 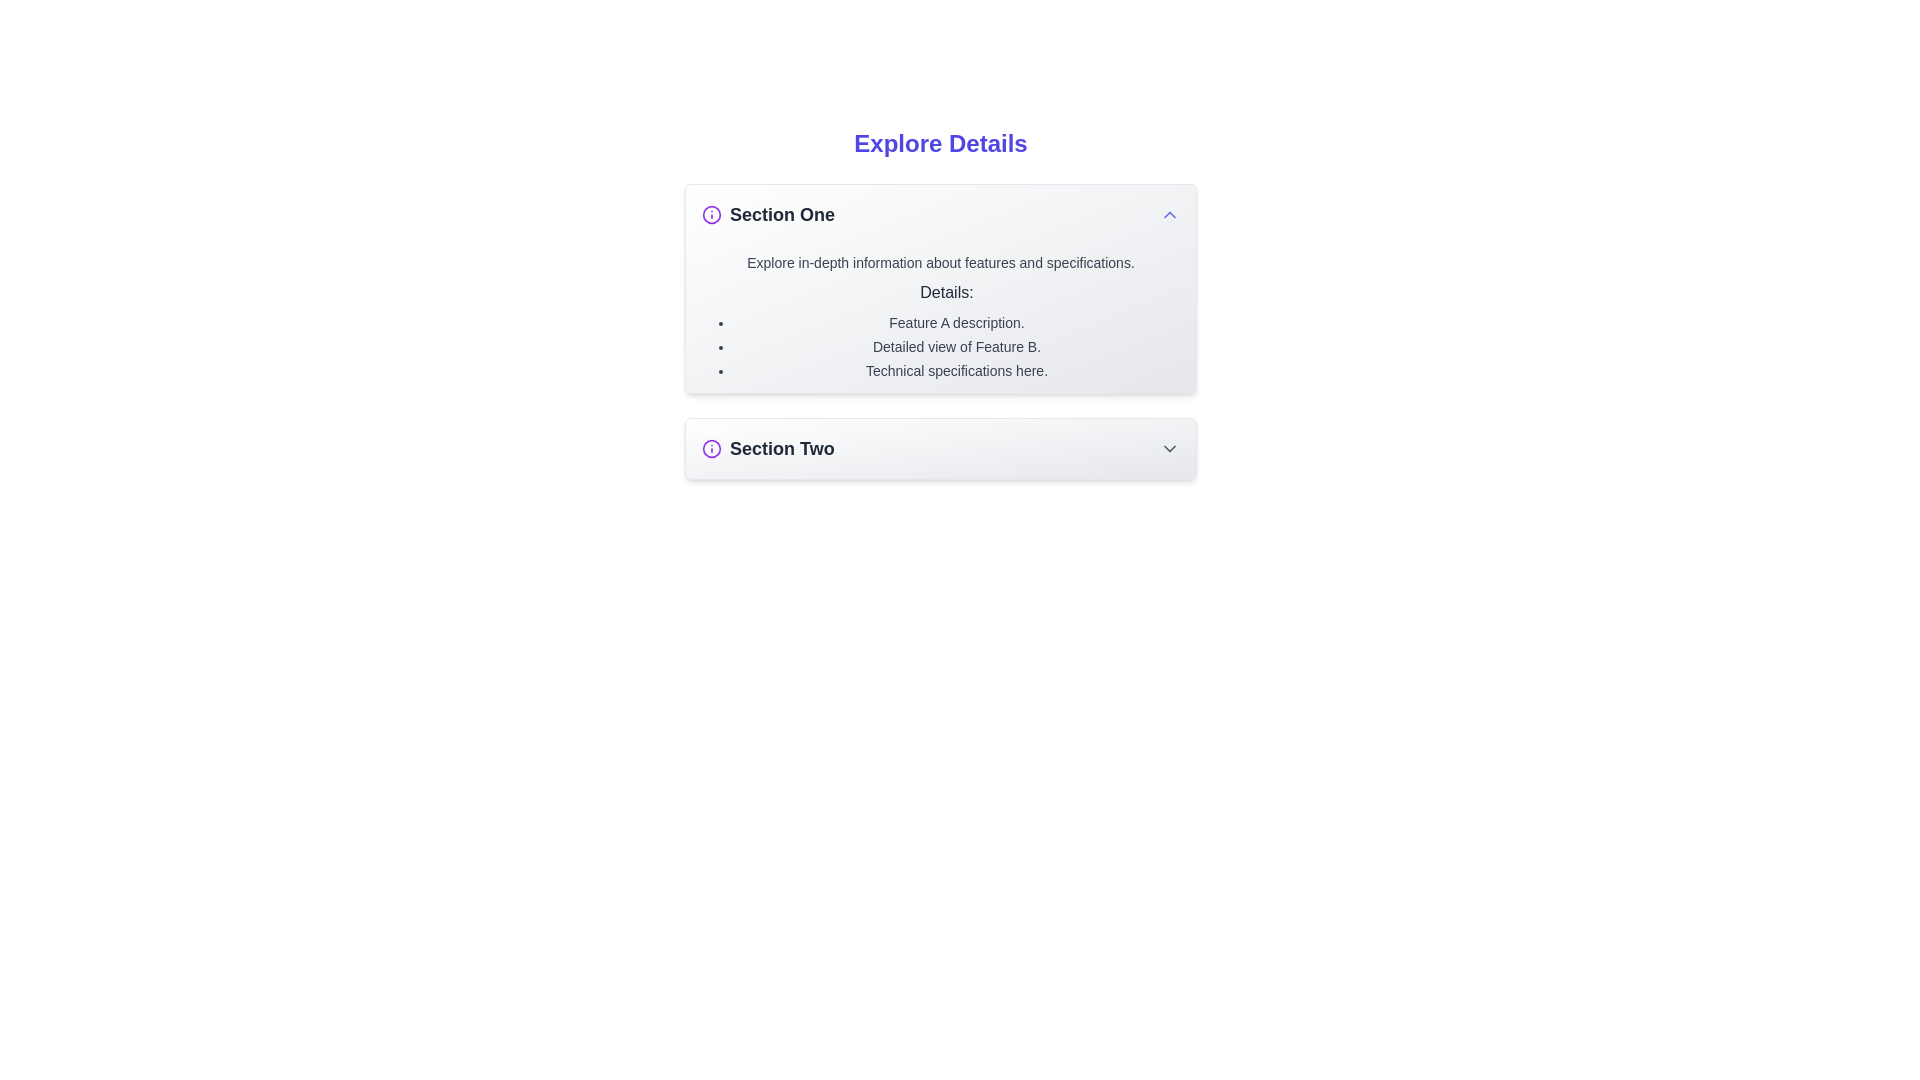 What do you see at coordinates (939, 447) in the screenshot?
I see `the 'Section Two' collapsible section header for keyboard navigation` at bounding box center [939, 447].